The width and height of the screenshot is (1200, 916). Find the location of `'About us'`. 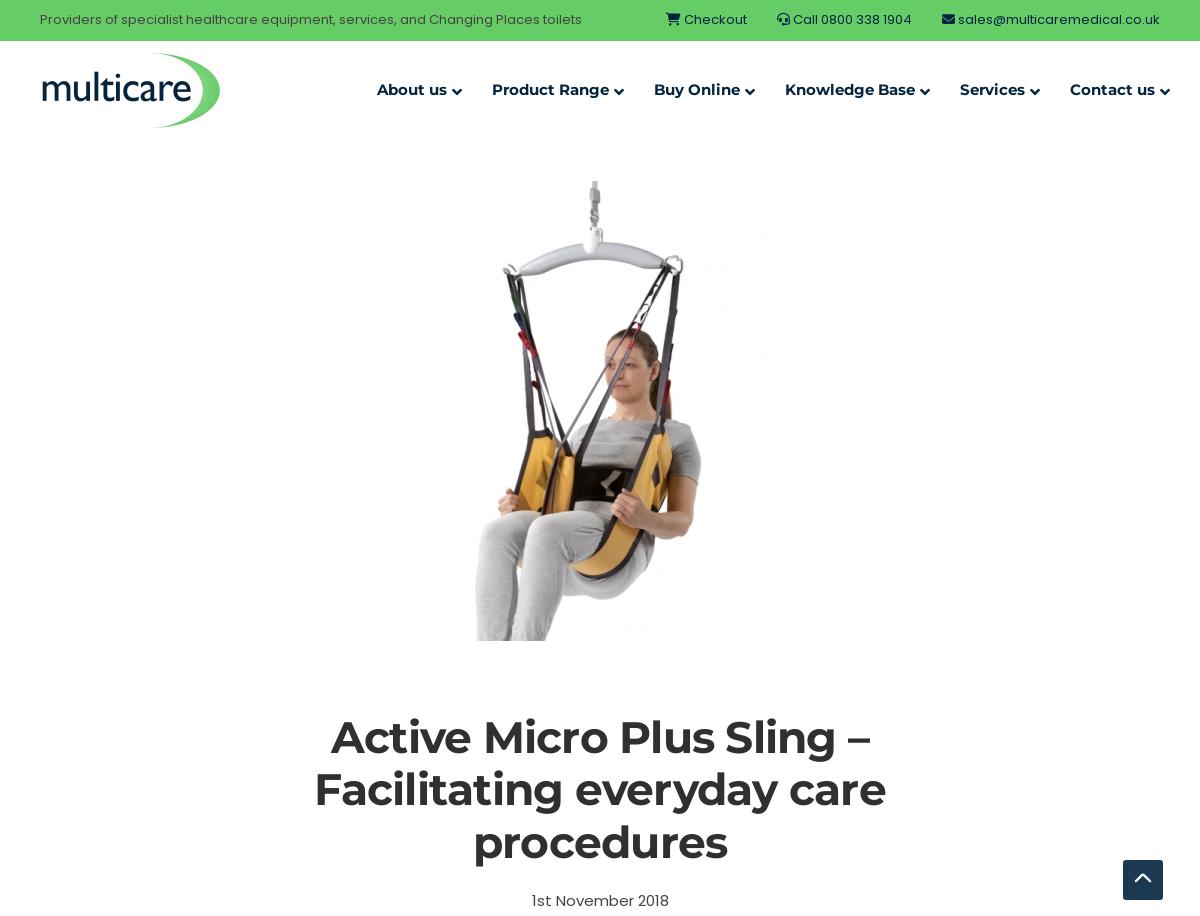

'About us' is located at coordinates (411, 88).